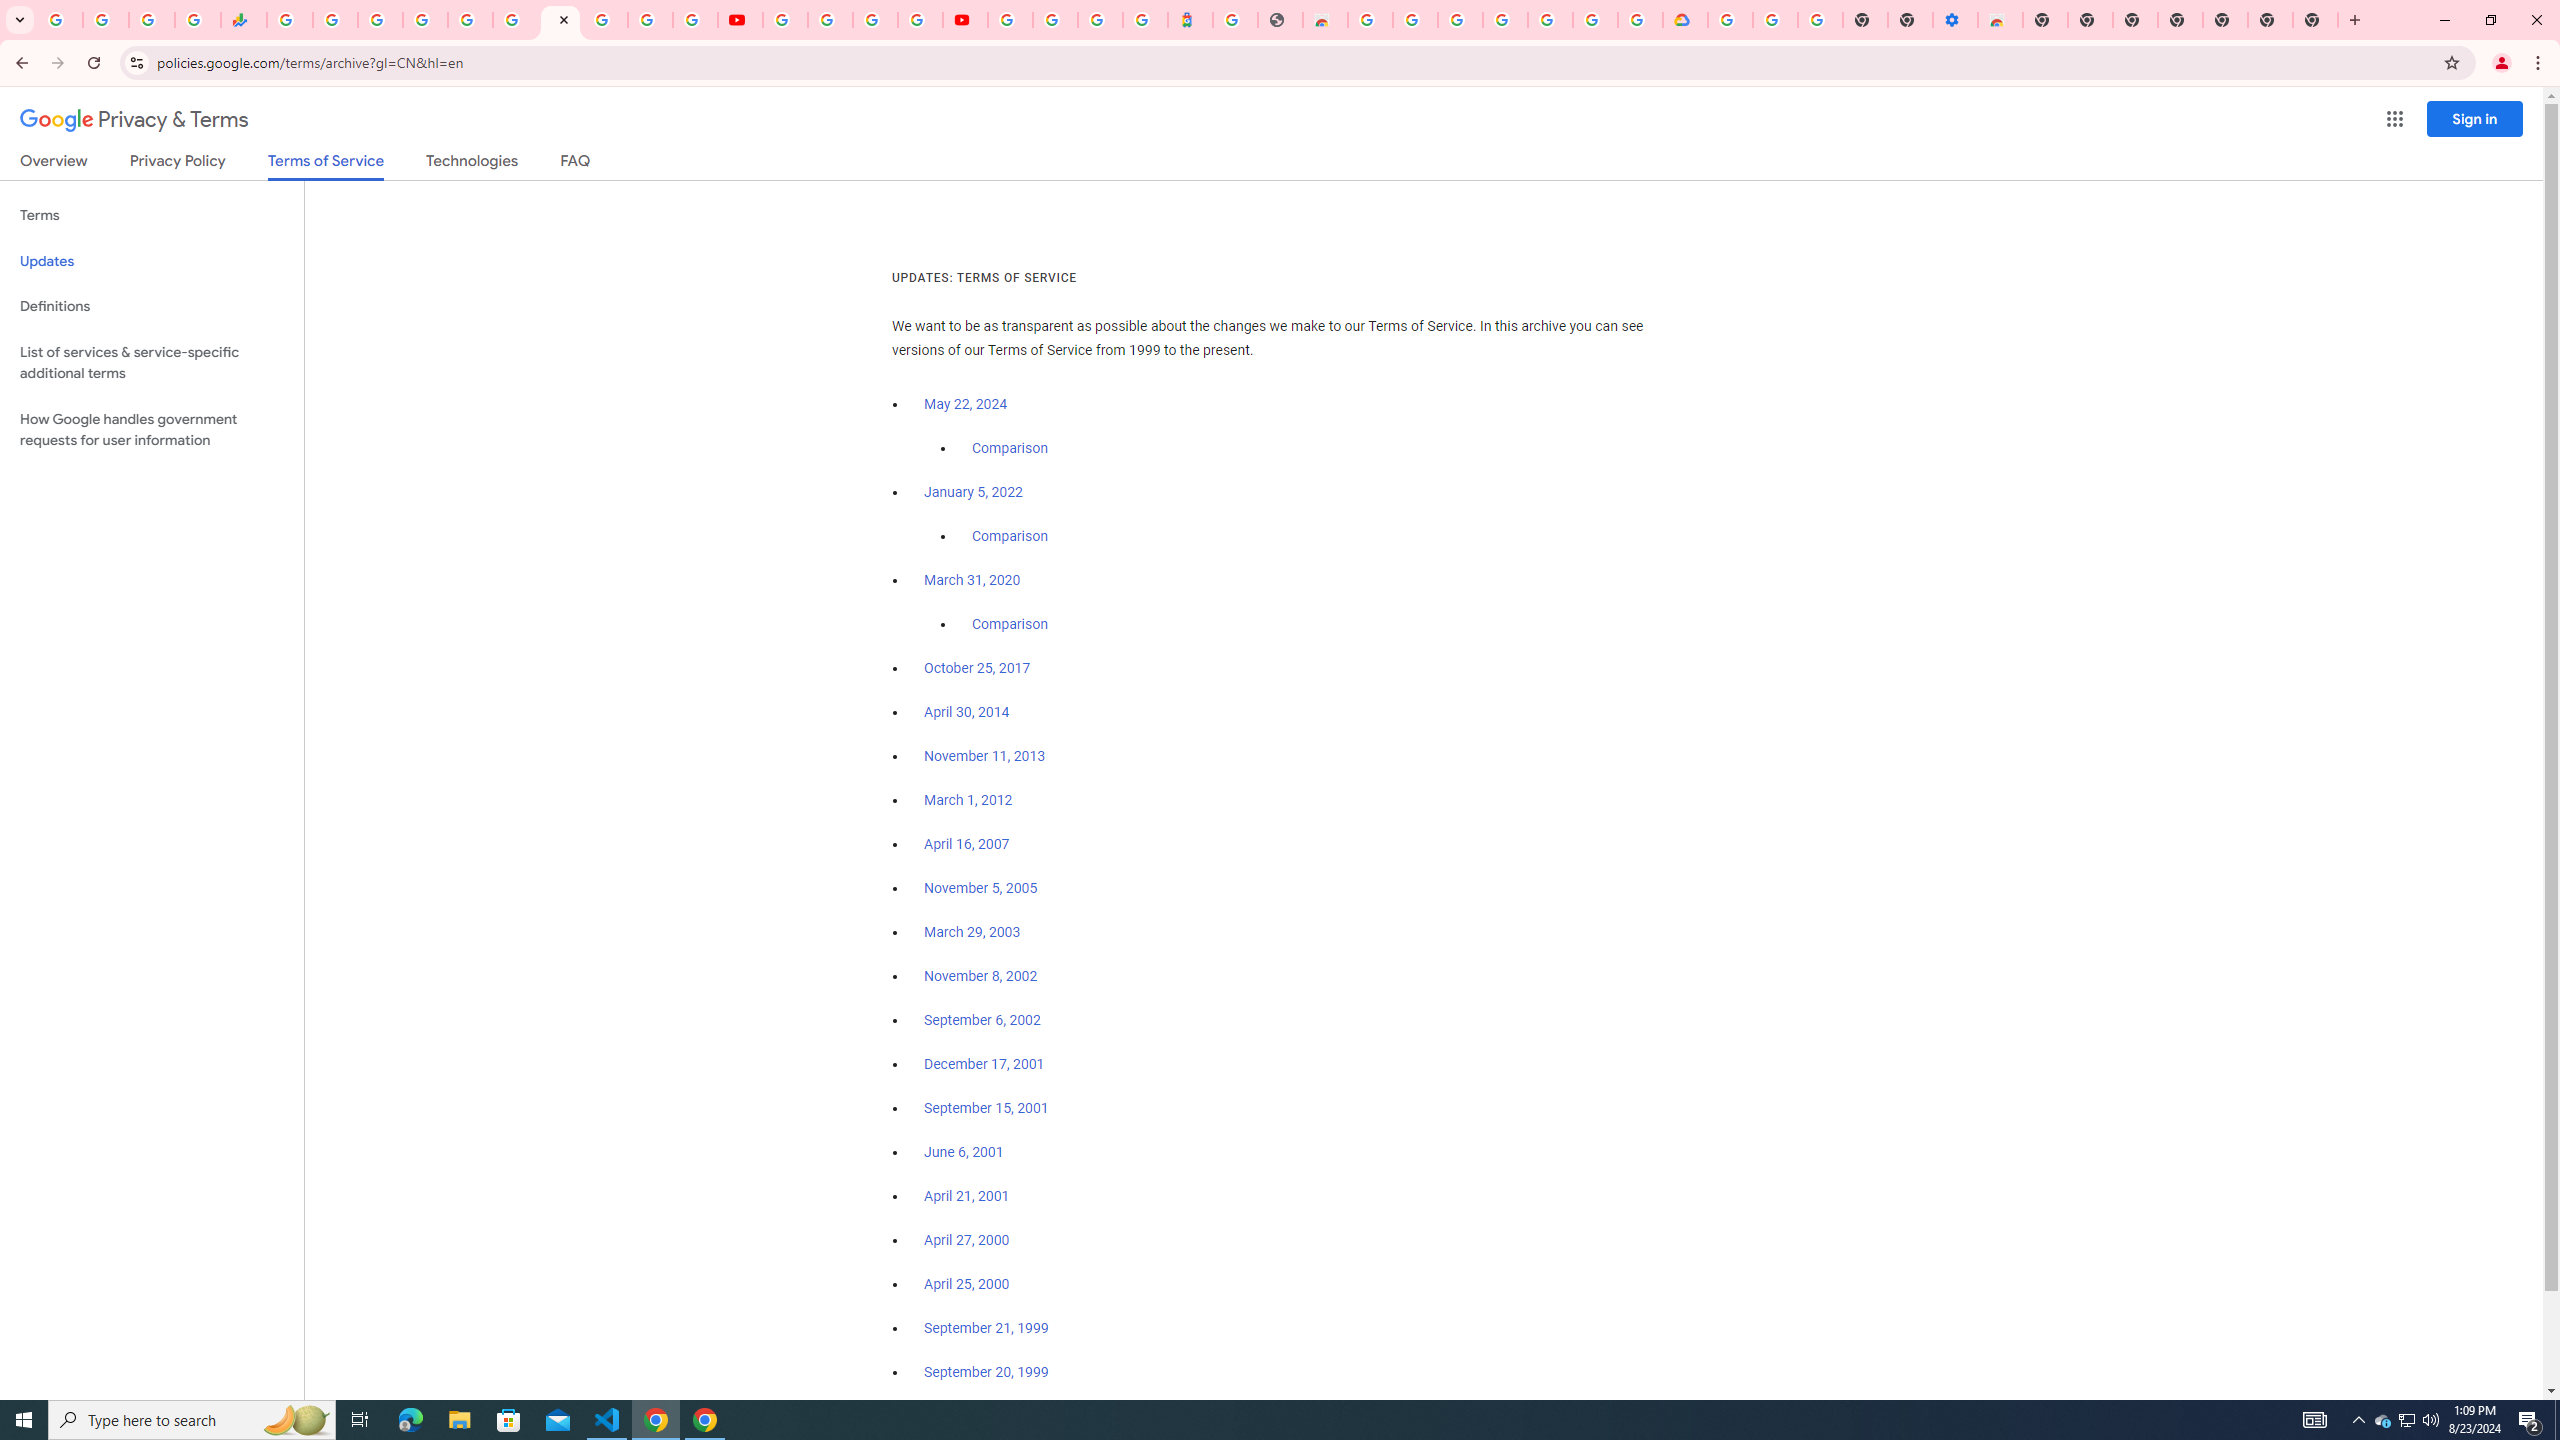 This screenshot has width=2560, height=1440. Describe the element at coordinates (784, 19) in the screenshot. I see `'YouTube'` at that location.